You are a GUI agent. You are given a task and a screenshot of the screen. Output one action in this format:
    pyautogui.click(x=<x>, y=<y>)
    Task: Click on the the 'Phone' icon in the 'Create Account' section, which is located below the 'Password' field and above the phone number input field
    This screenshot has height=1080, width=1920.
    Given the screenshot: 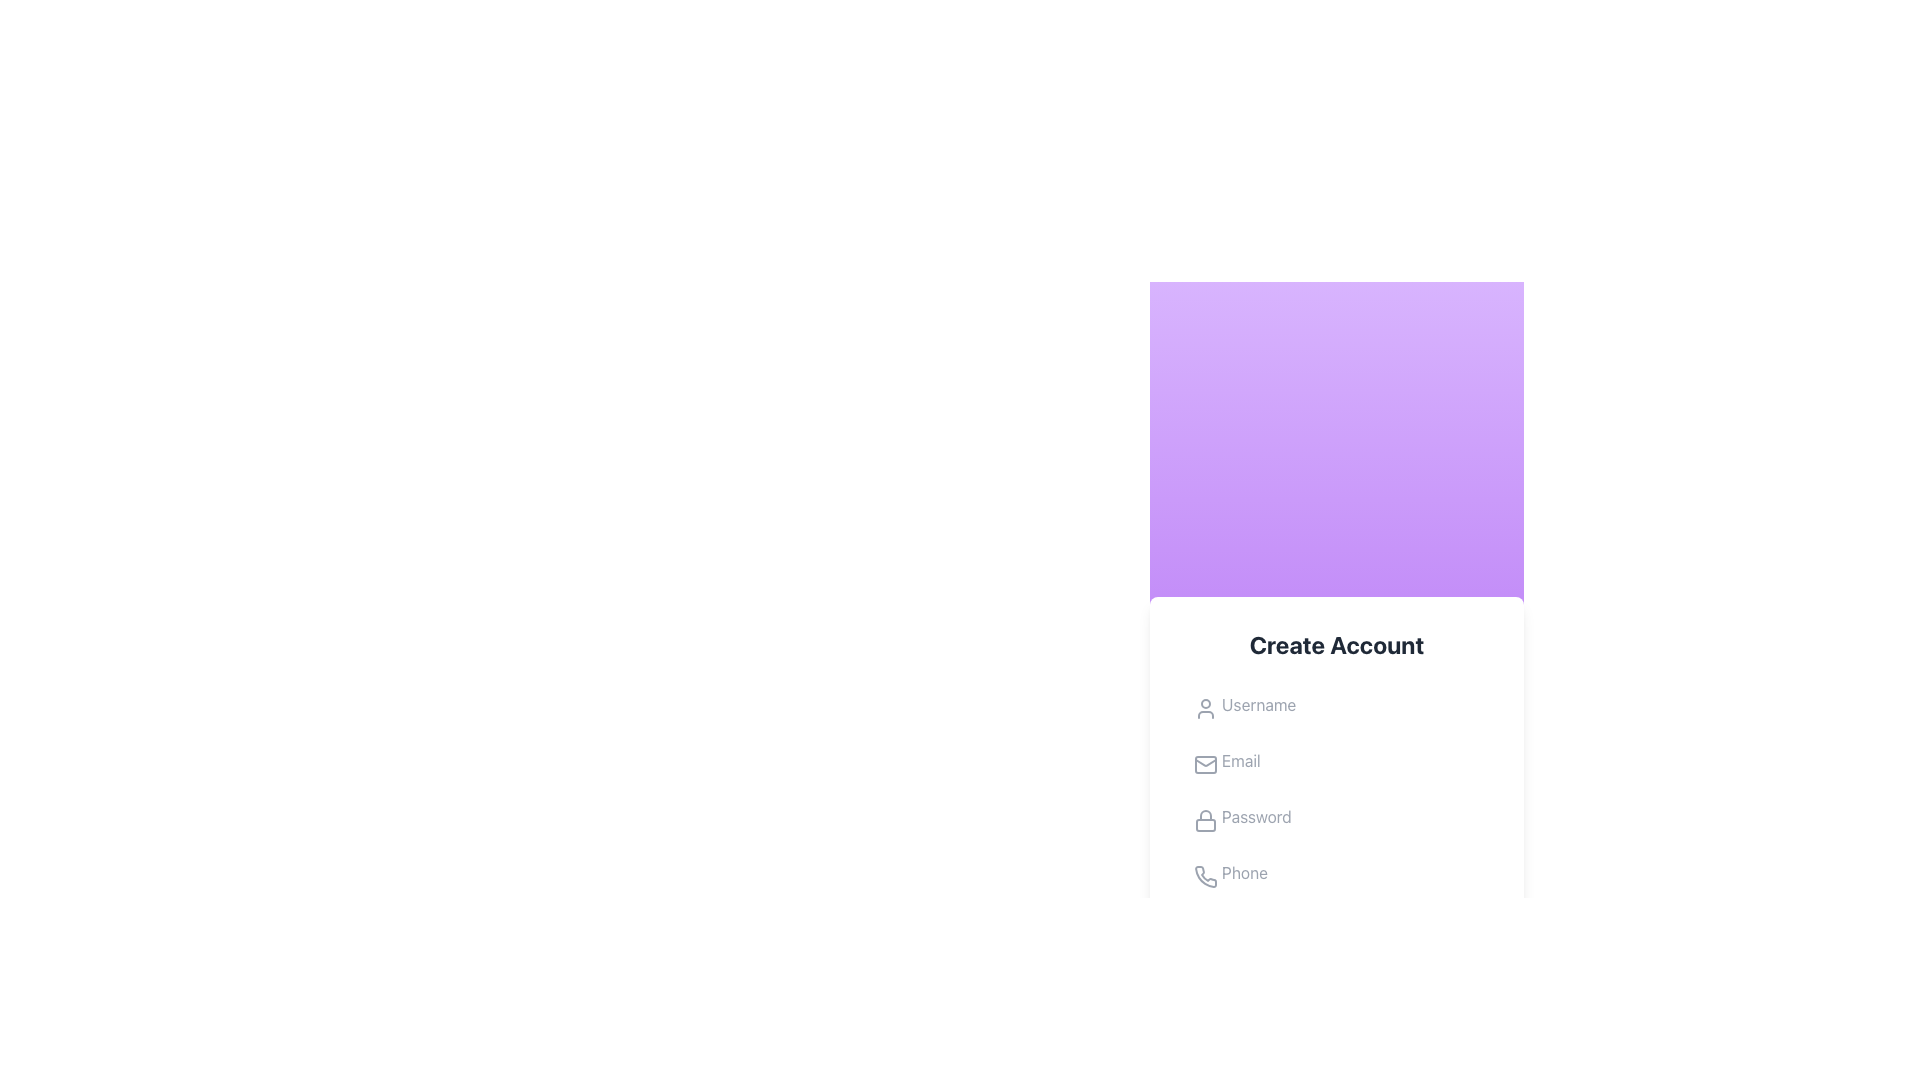 What is the action you would take?
    pyautogui.click(x=1205, y=875)
    